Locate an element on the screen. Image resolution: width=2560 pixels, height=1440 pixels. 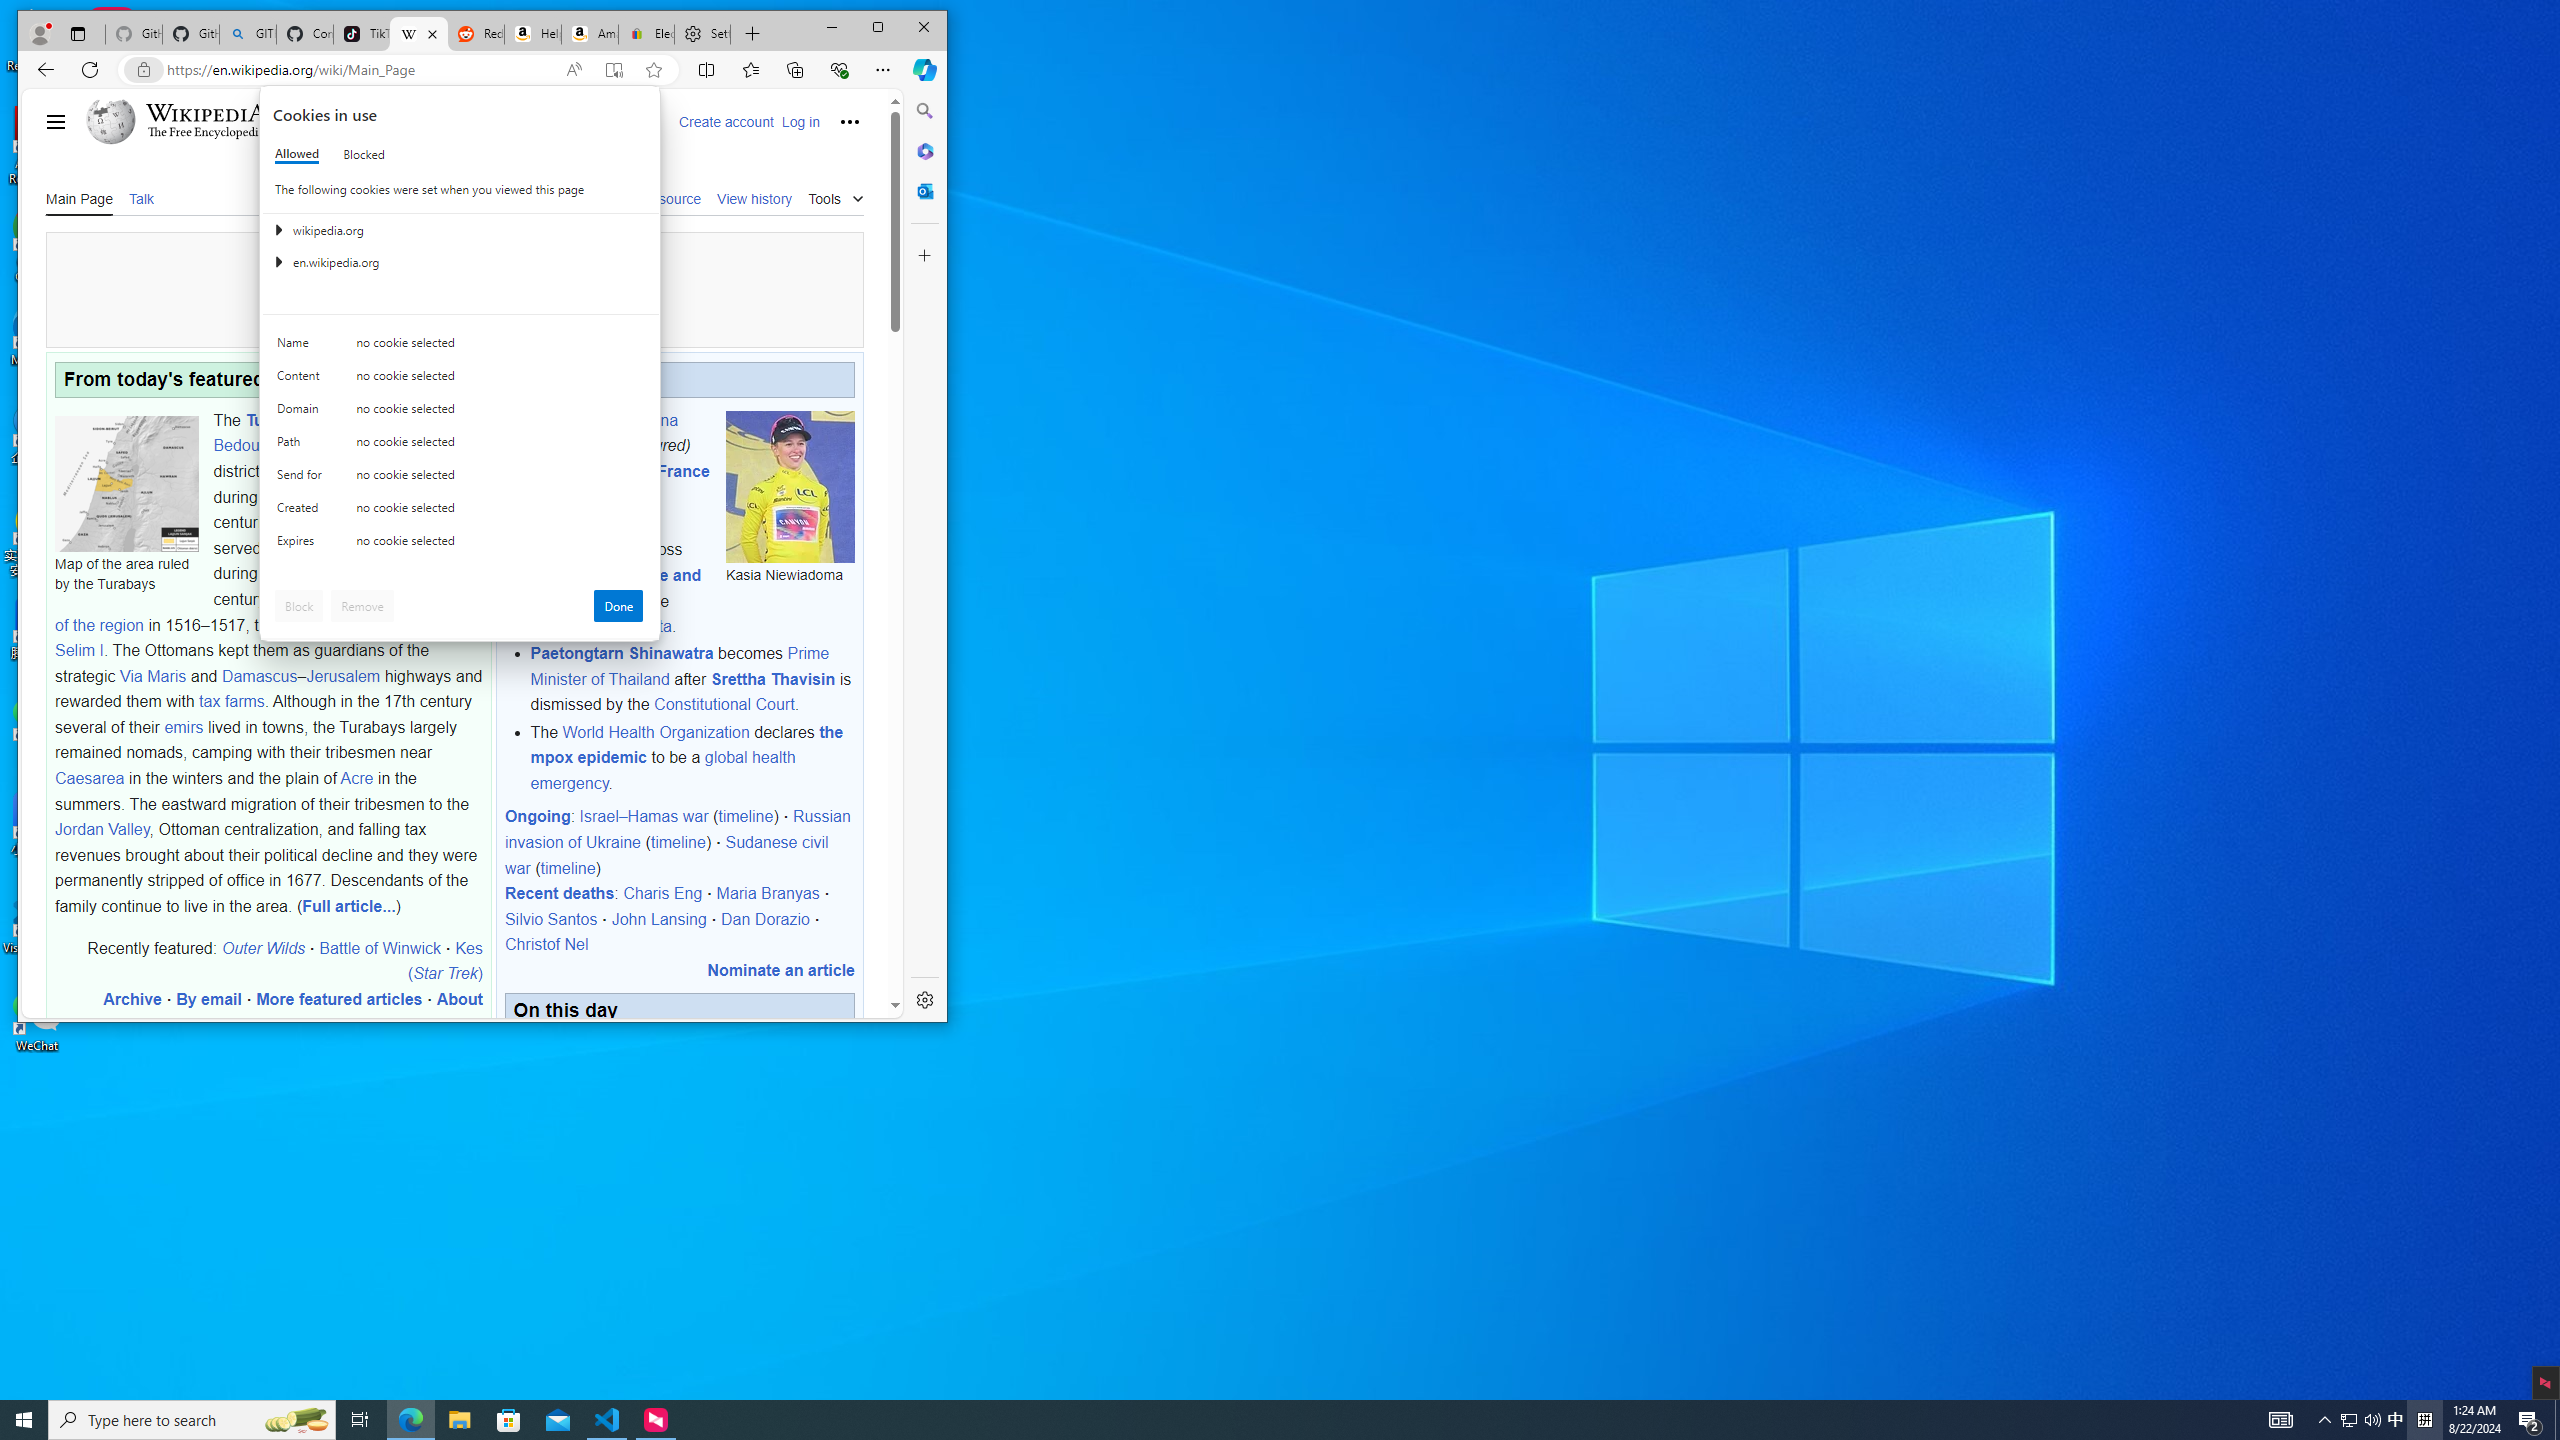
'Class: c0153 c0157 c0154' is located at coordinates (460, 346).